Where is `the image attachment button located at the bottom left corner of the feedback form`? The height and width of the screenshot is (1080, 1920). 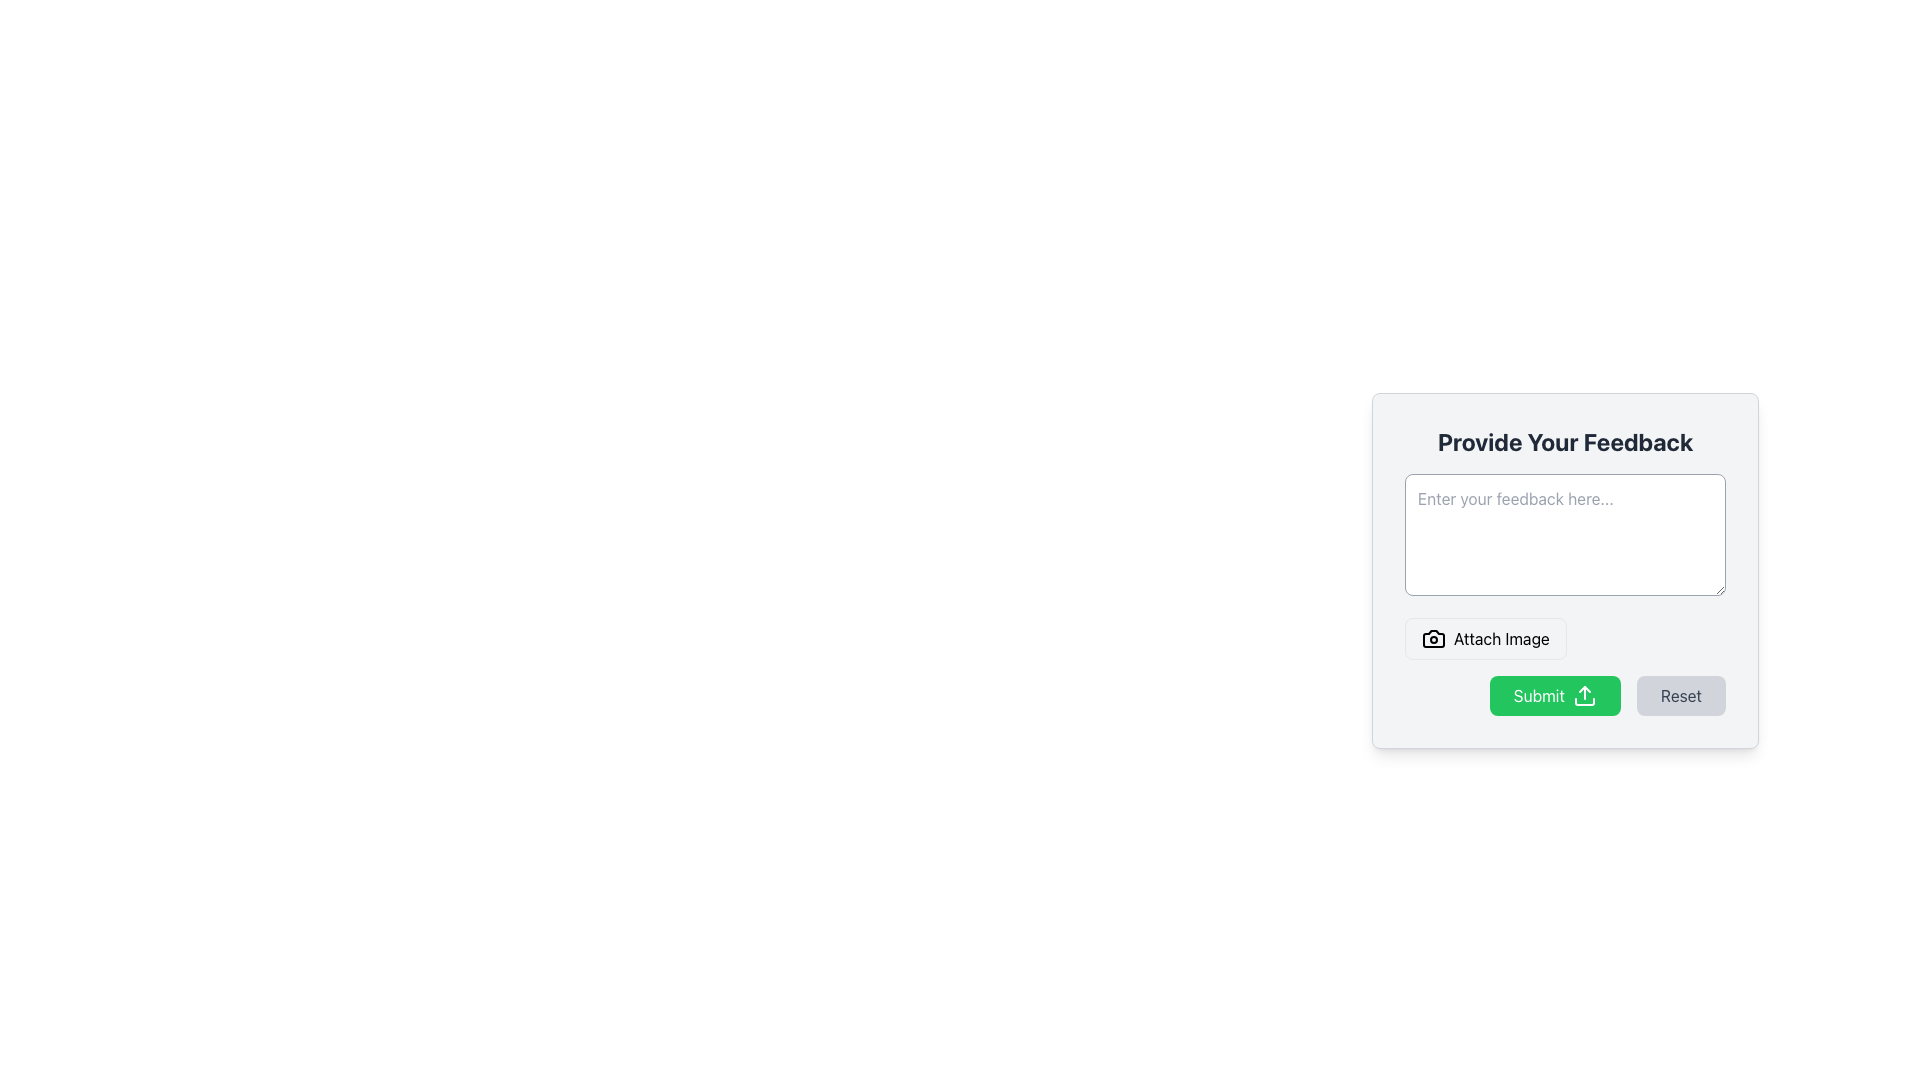
the image attachment button located at the bottom left corner of the feedback form is located at coordinates (1485, 639).